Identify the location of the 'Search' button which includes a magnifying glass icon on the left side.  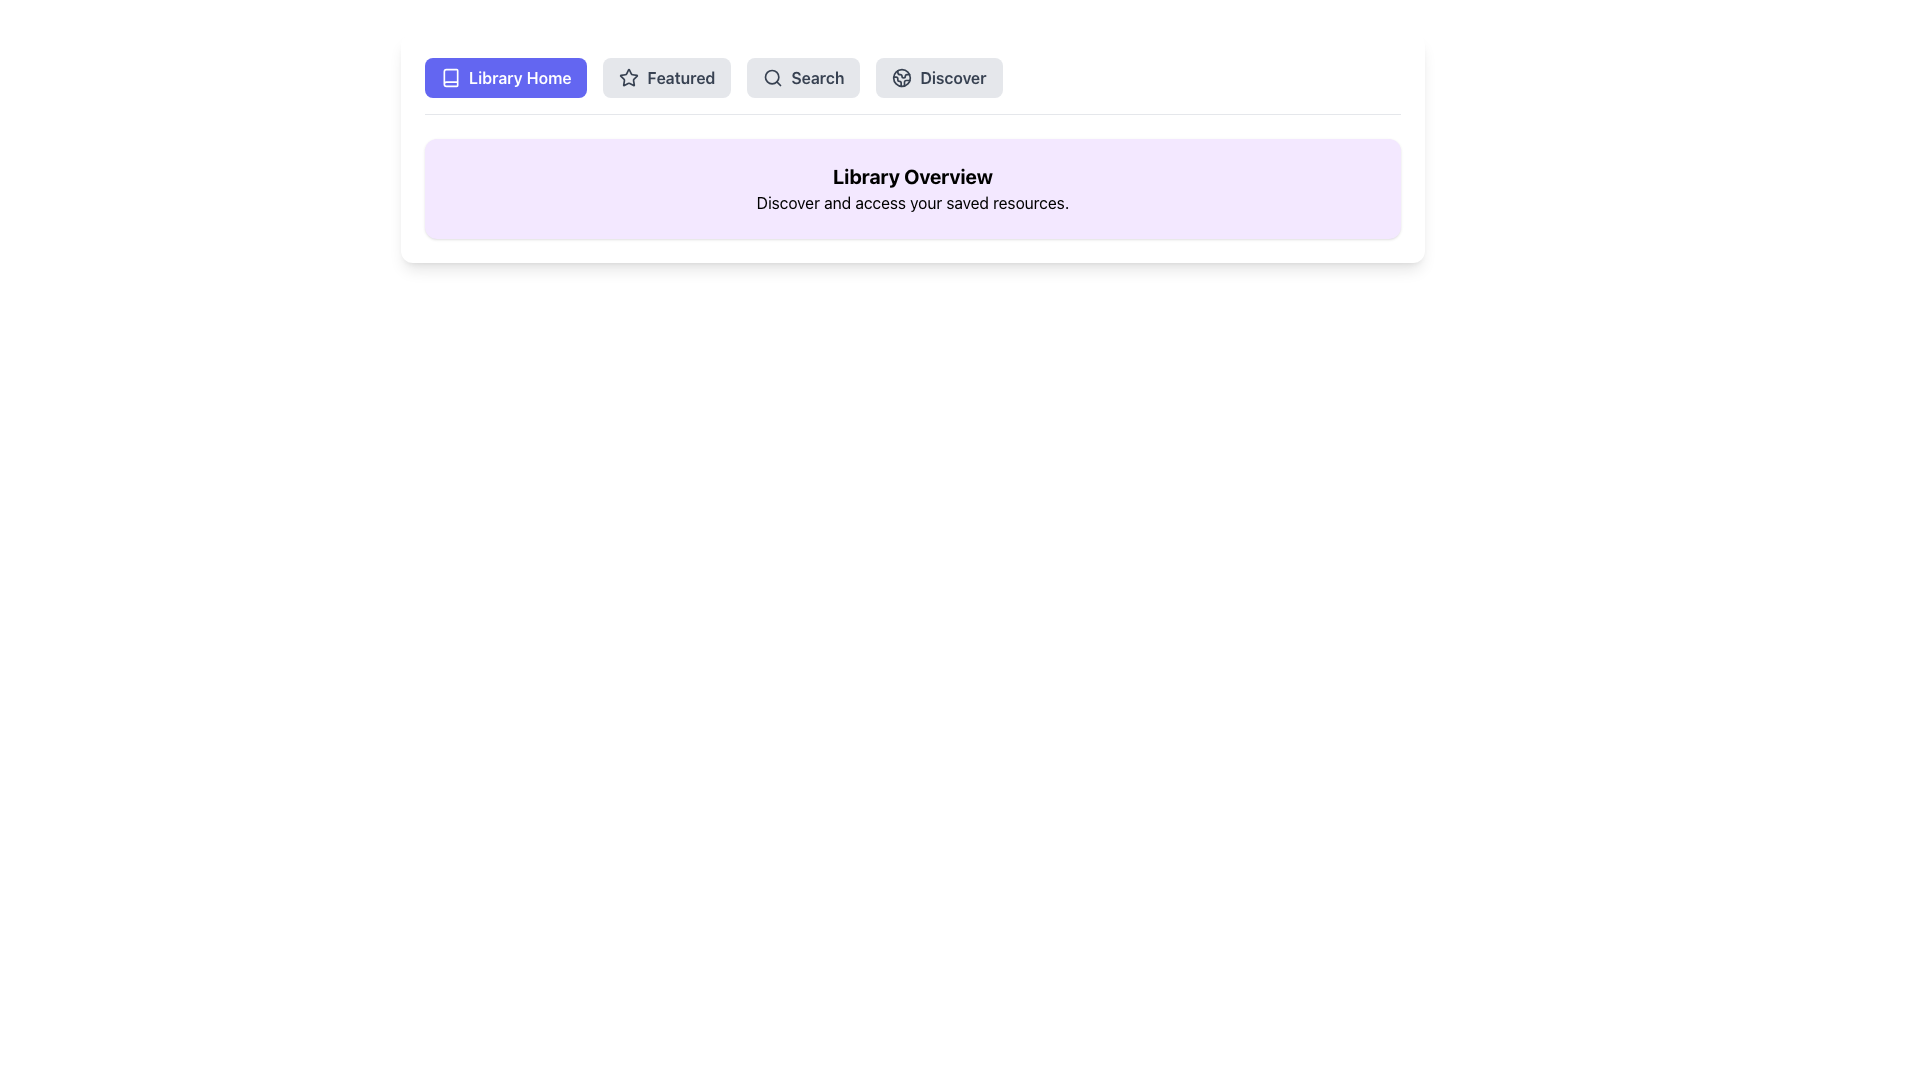
(772, 76).